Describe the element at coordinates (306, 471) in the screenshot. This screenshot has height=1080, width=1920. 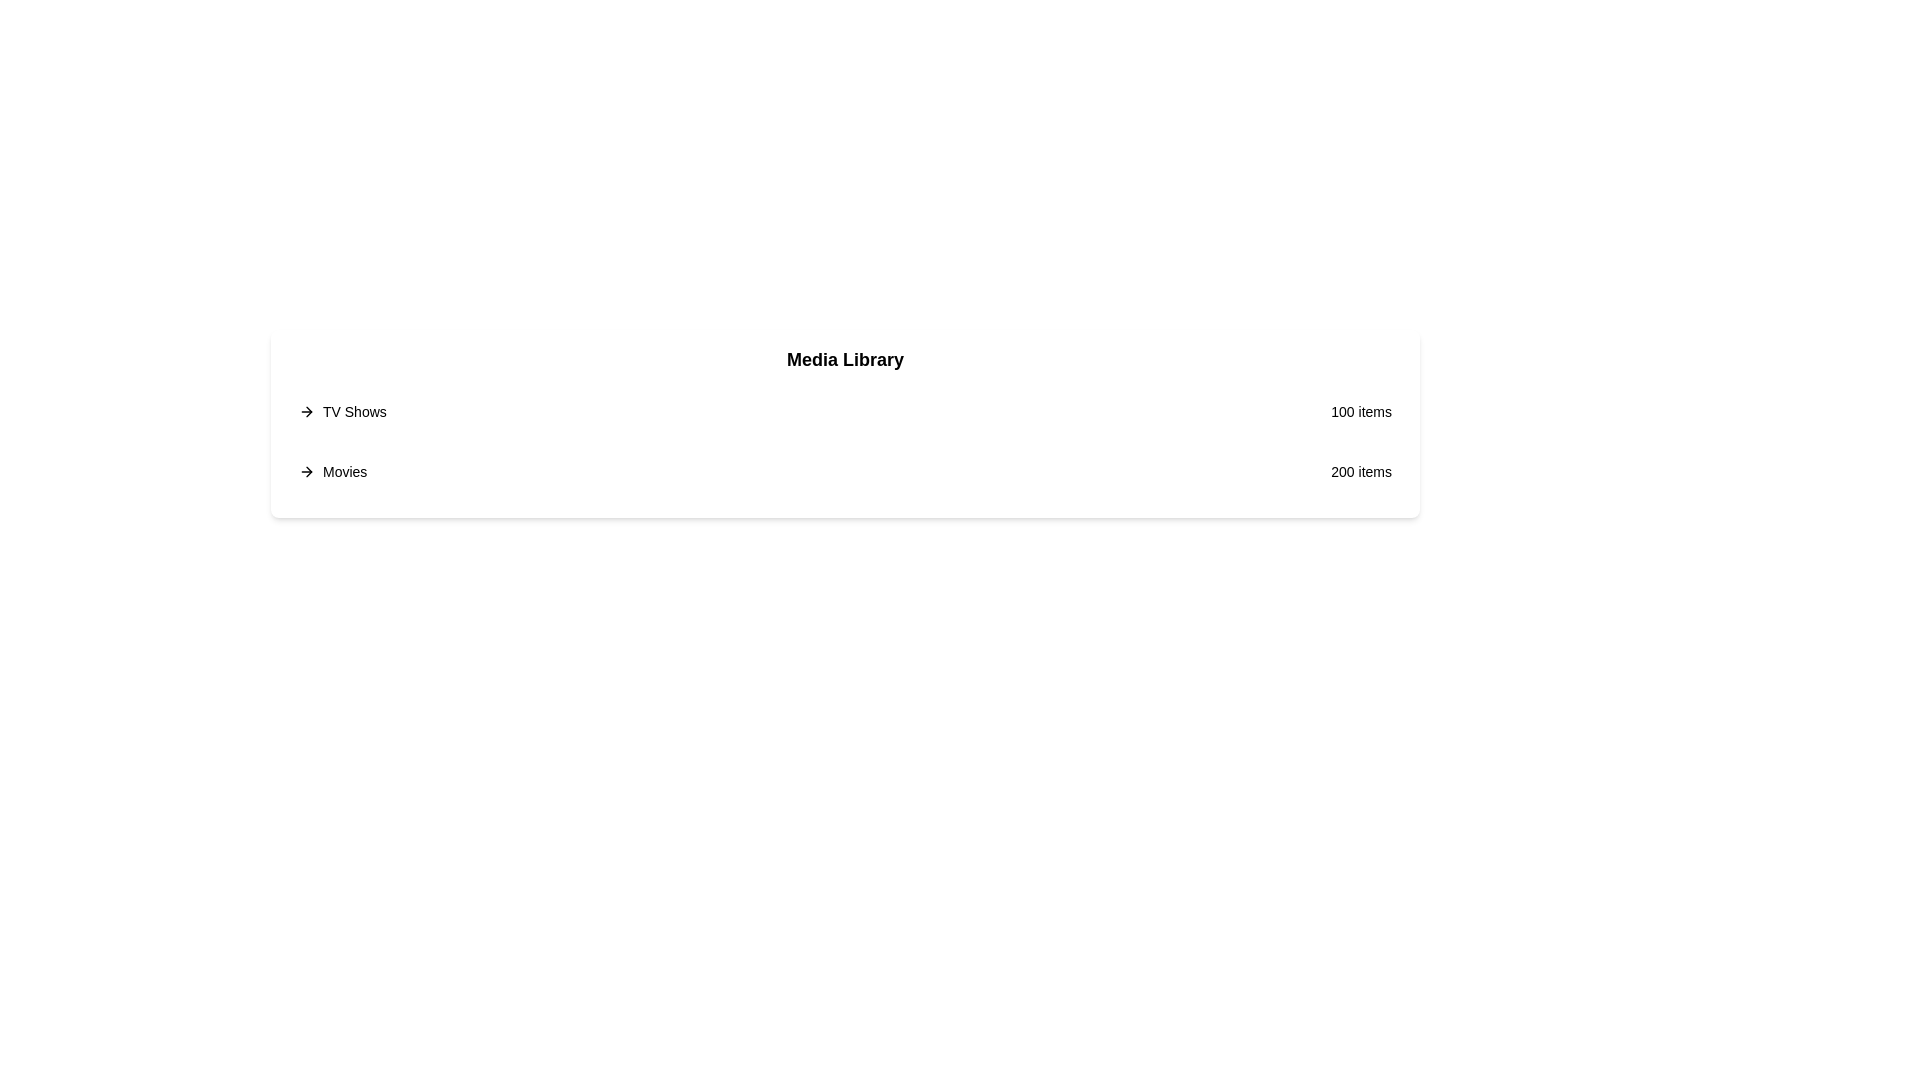
I see `the icon that serves as an indicator for the 'Movies' item in the Media Library, located to the immediate left of the 'Movies' text` at that location.